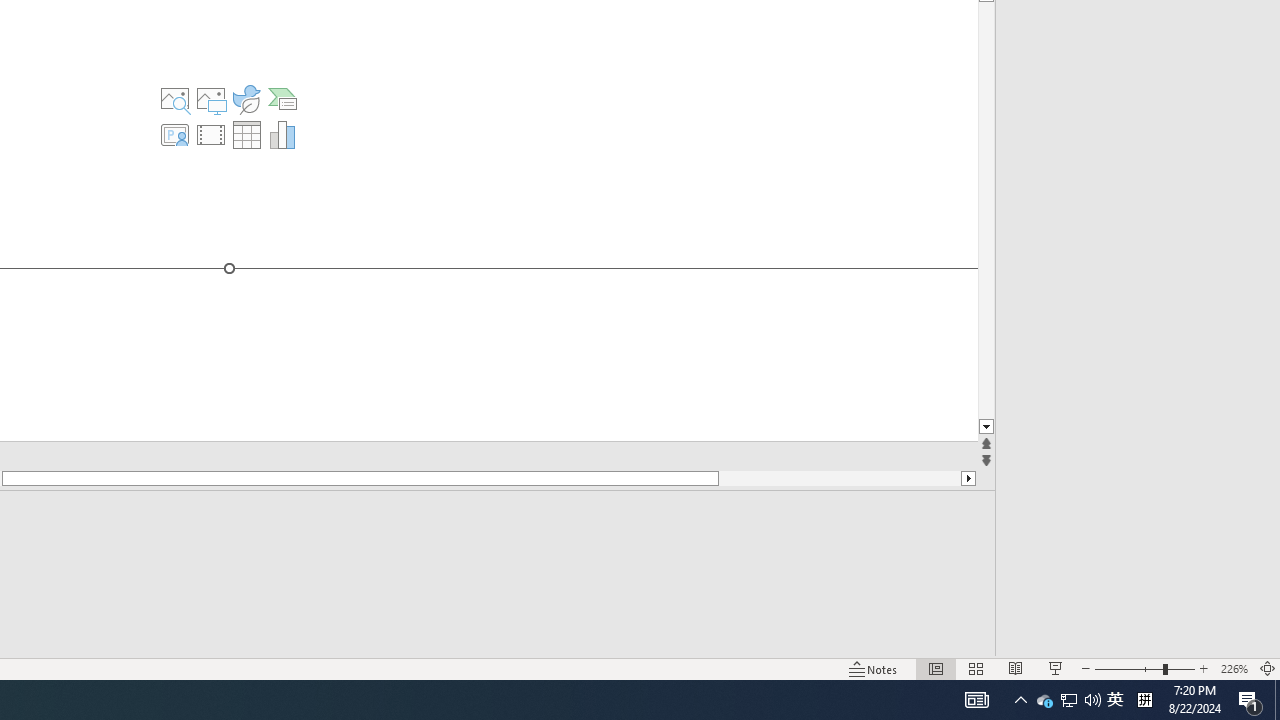  I want to click on 'Insert Cameo', so click(174, 135).